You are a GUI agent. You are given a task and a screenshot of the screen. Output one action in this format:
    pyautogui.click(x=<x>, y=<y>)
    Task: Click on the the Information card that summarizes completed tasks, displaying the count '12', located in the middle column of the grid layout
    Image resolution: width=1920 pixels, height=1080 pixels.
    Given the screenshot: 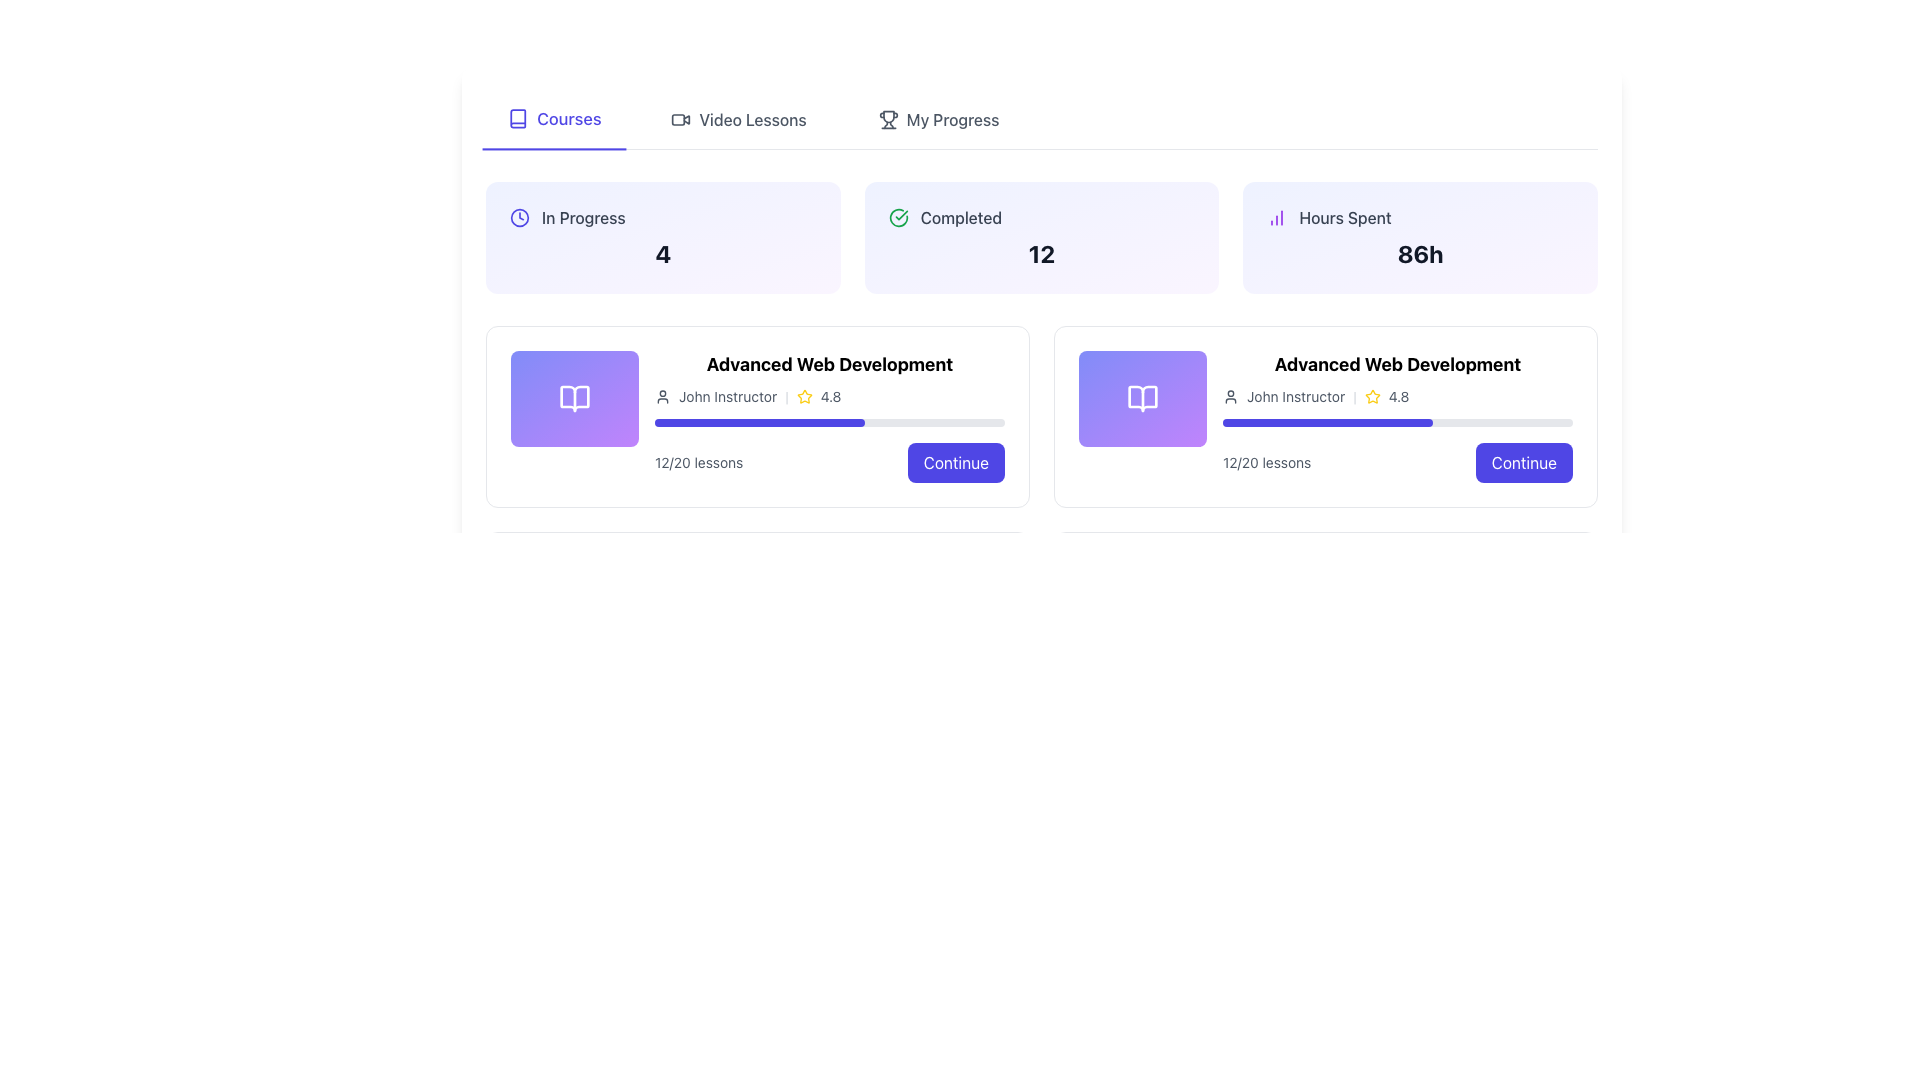 What is the action you would take?
    pyautogui.click(x=1040, y=237)
    